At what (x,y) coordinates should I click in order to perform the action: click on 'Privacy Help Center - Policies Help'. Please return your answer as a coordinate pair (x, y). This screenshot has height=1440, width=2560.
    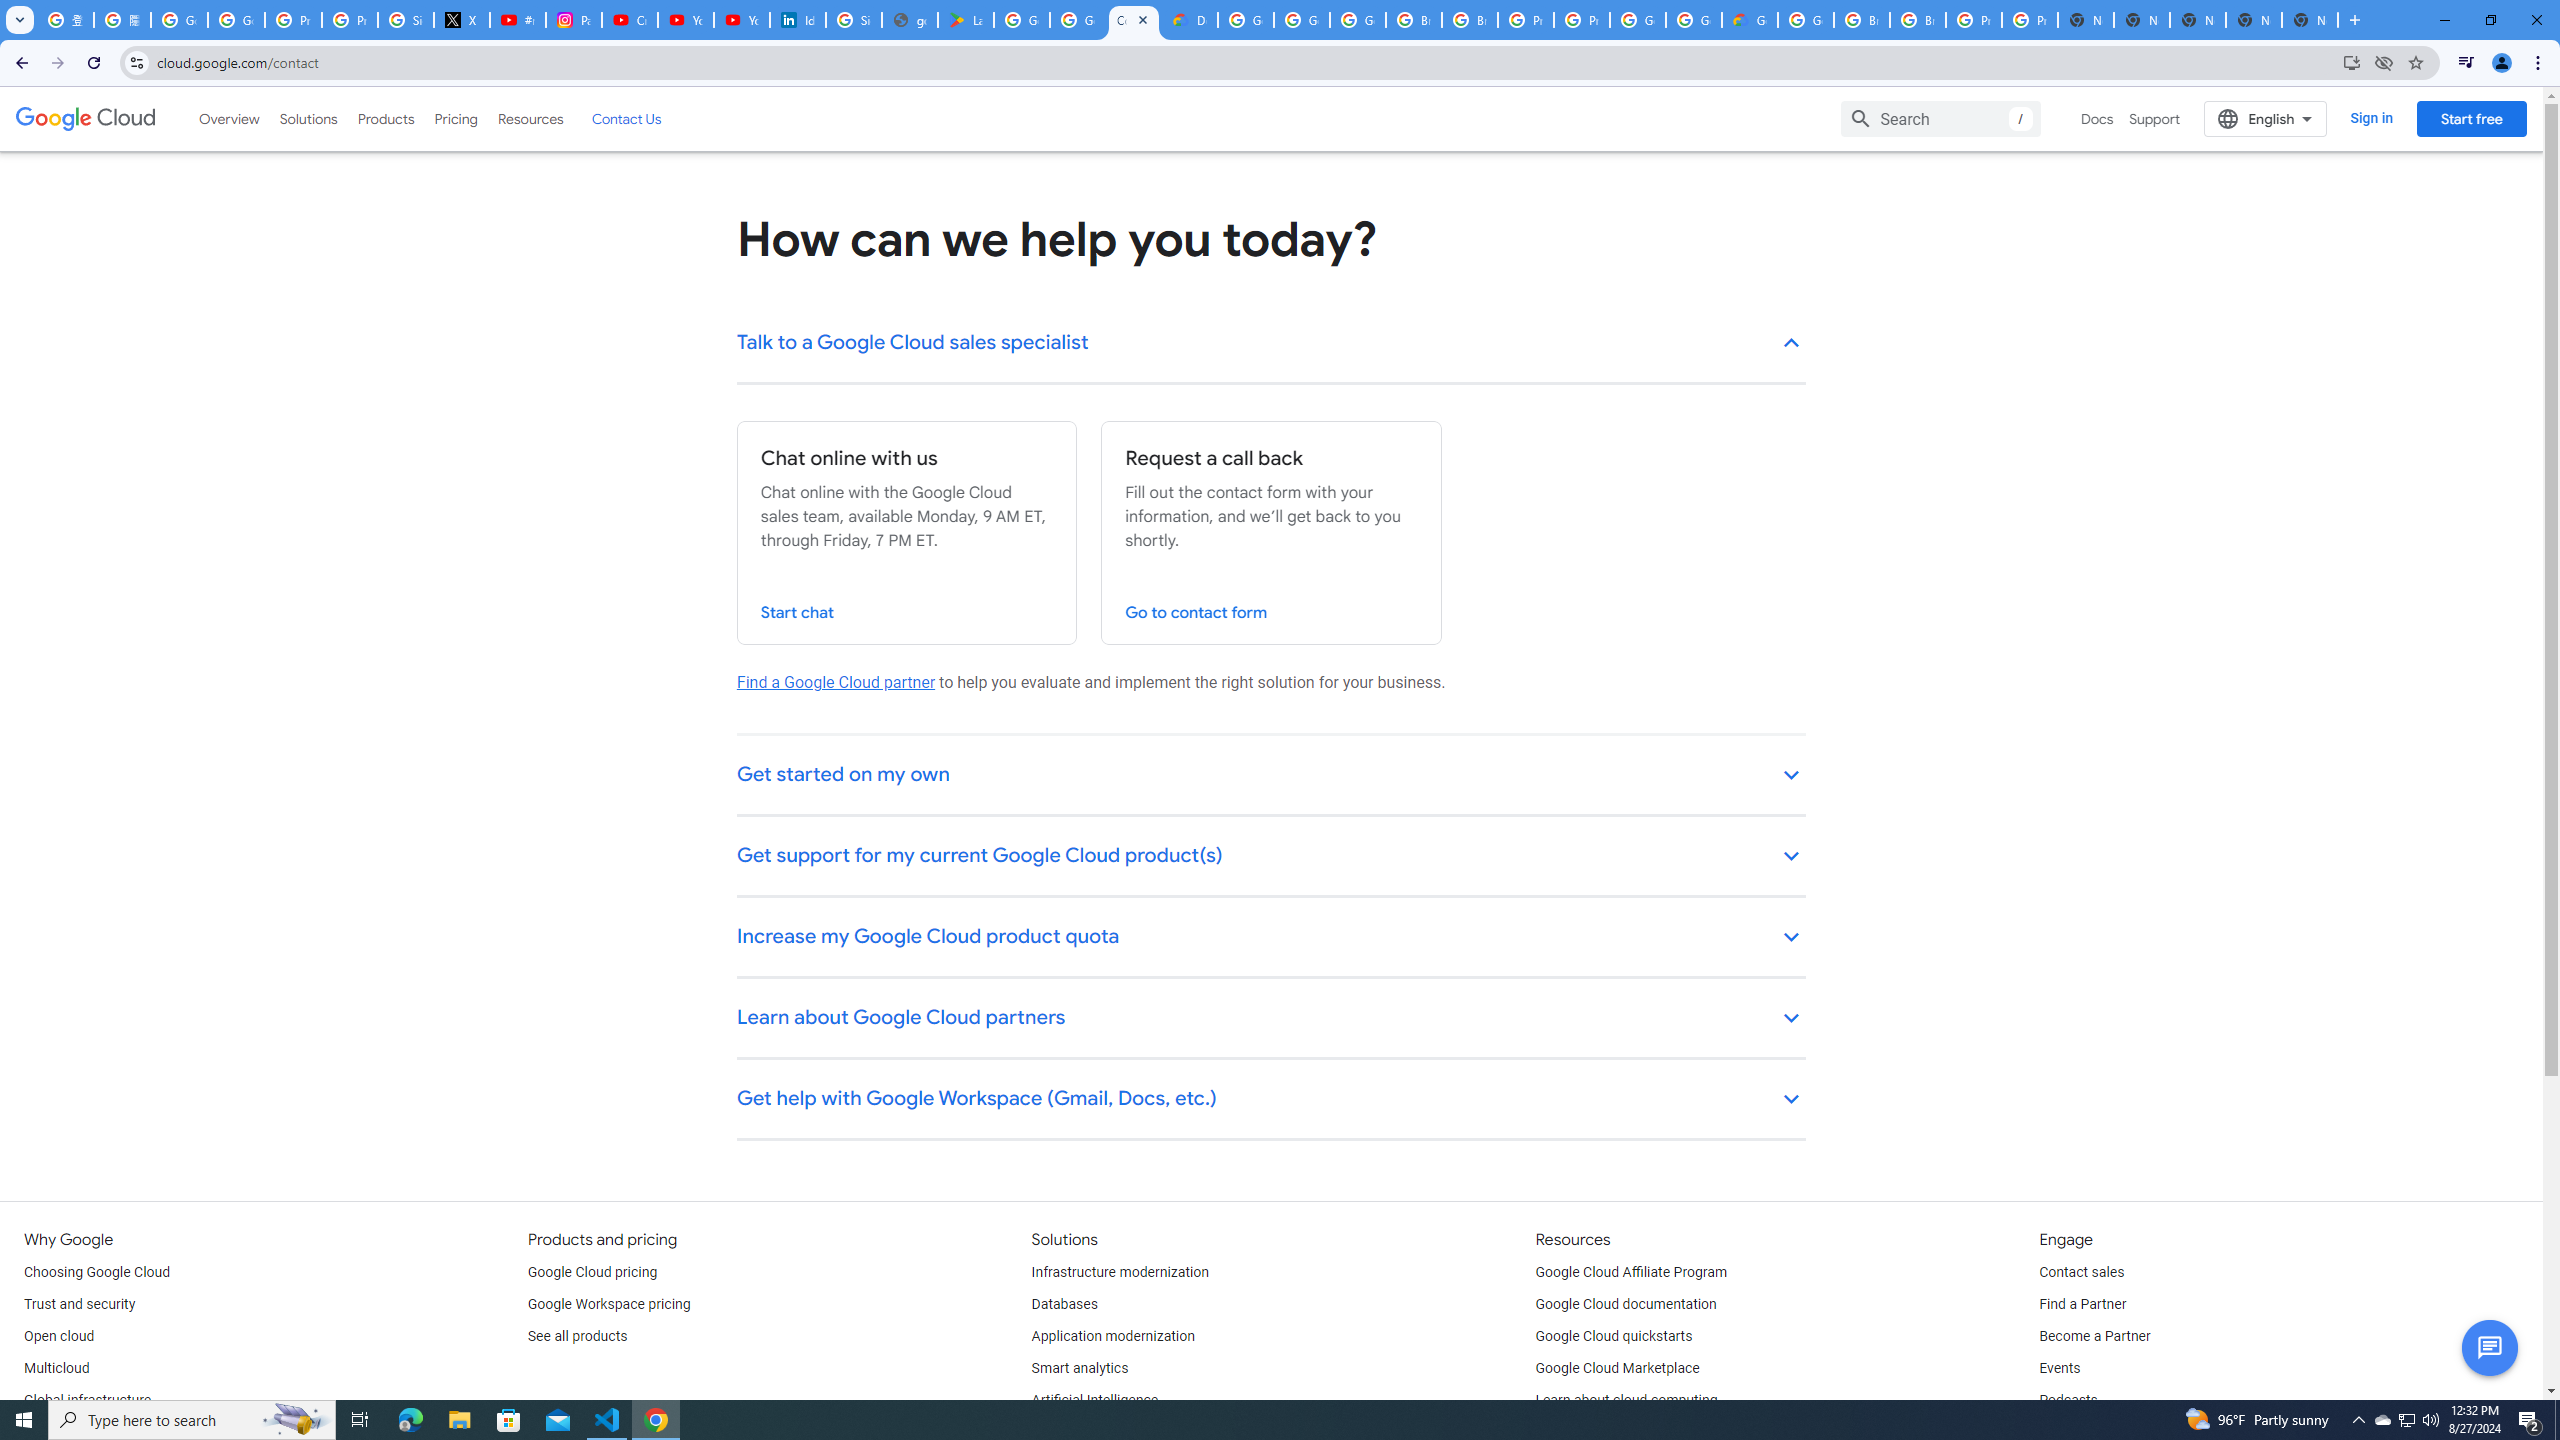
    Looking at the image, I should click on (348, 19).